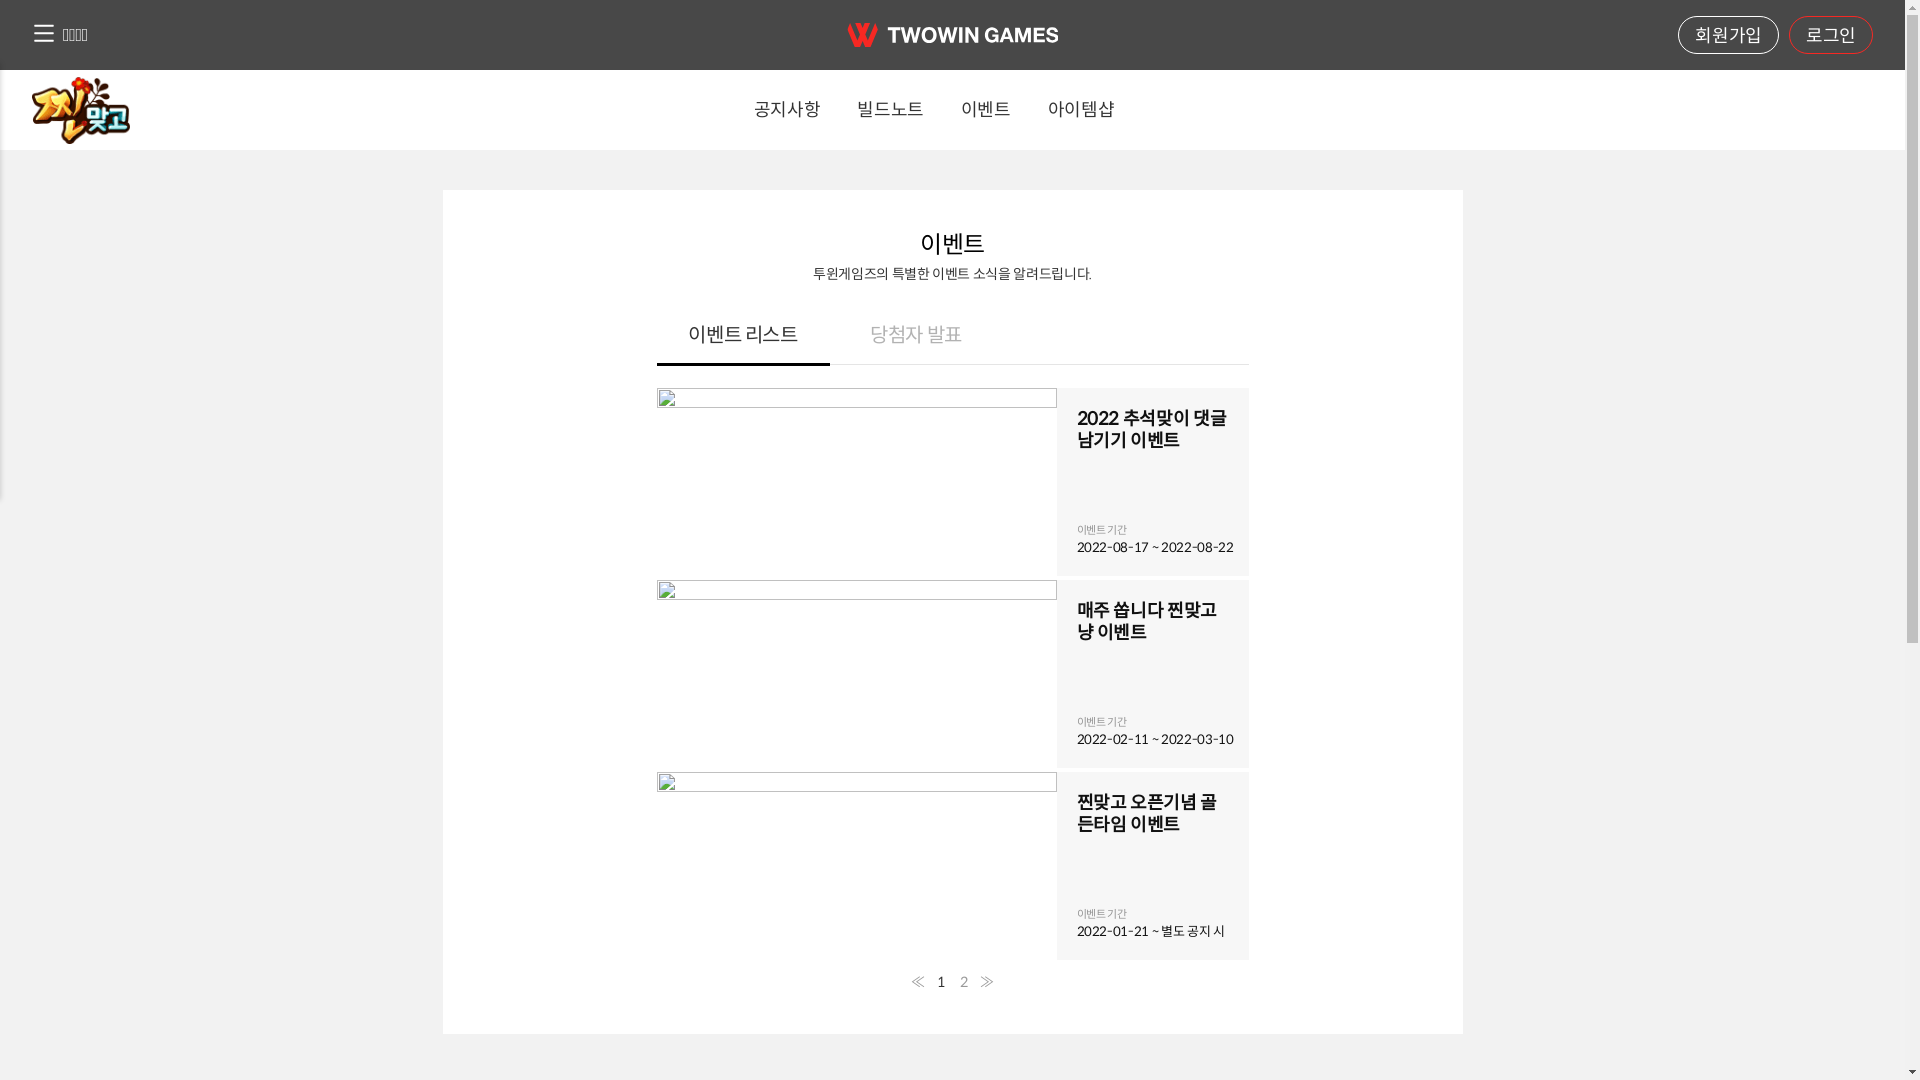 This screenshot has width=1920, height=1080. What do you see at coordinates (939, 981) in the screenshot?
I see `'1'` at bounding box center [939, 981].